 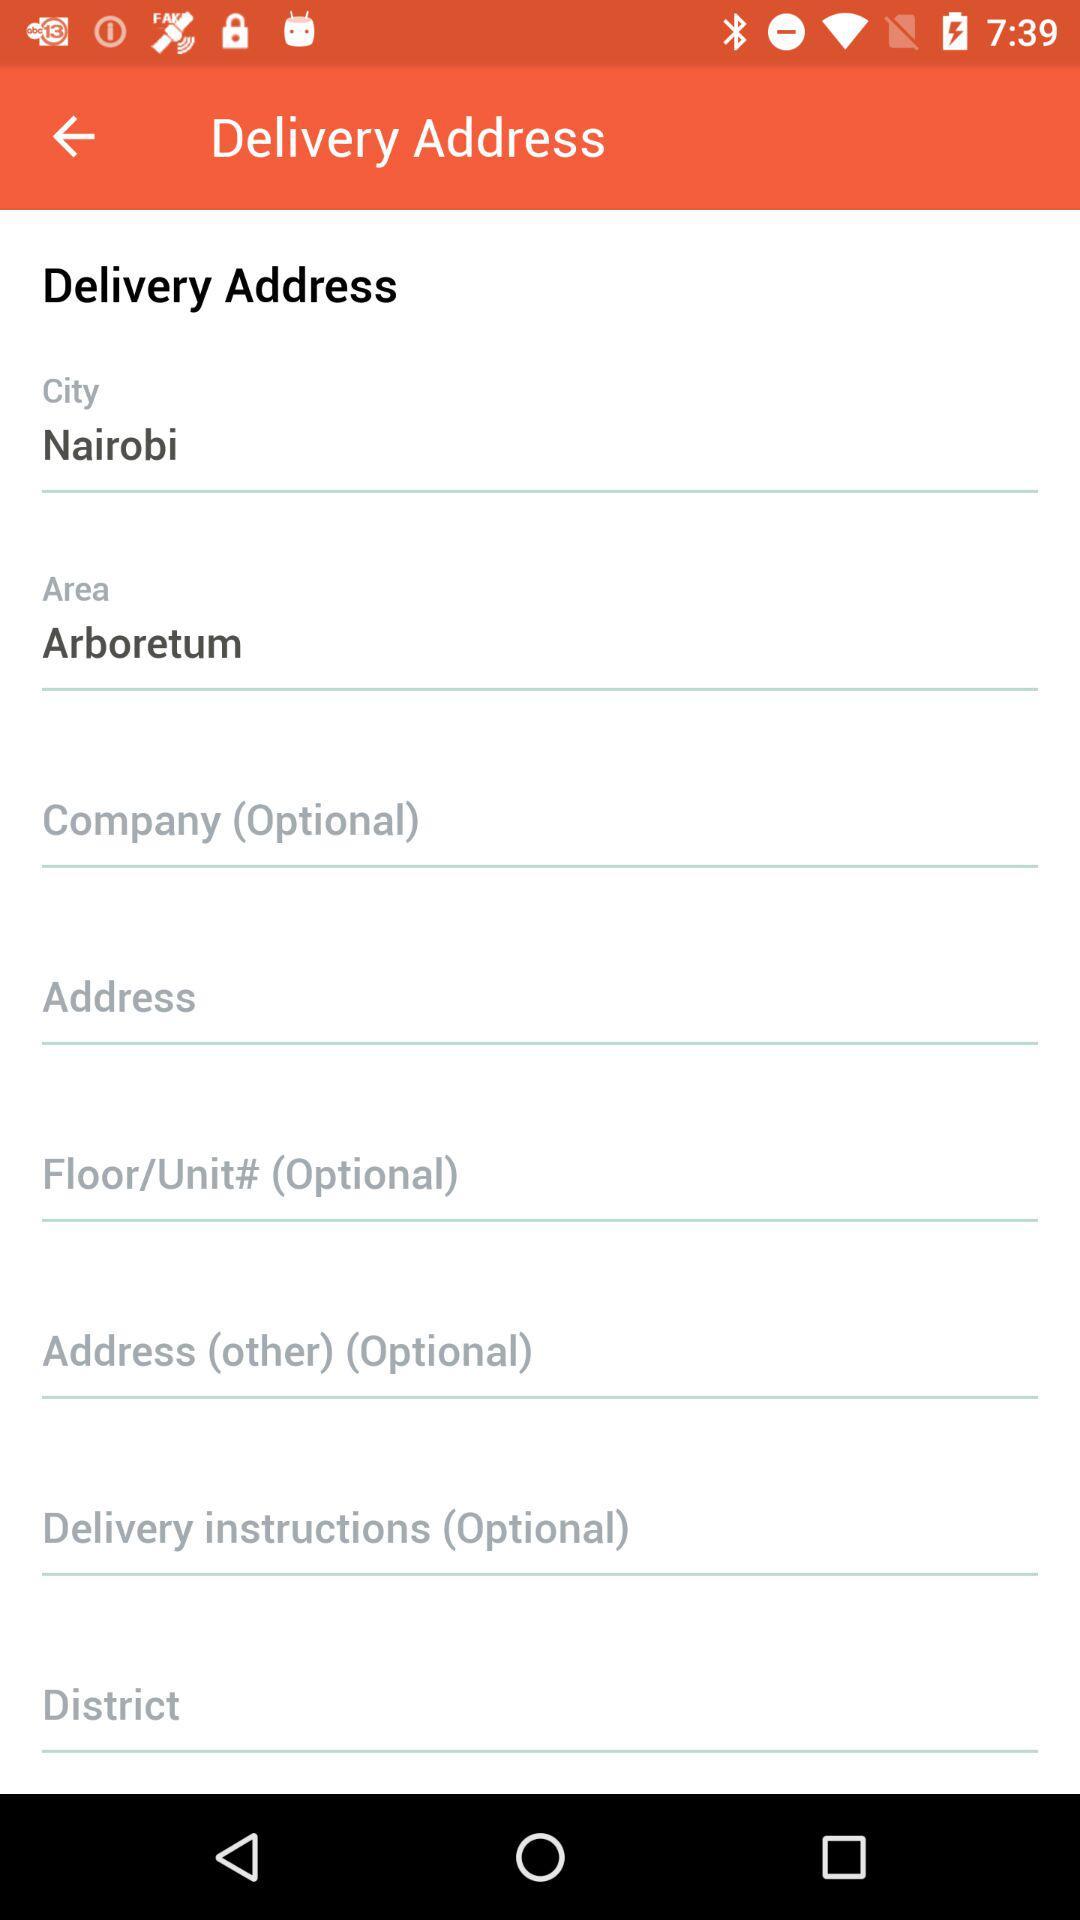 I want to click on the arboretum, so click(x=540, y=601).